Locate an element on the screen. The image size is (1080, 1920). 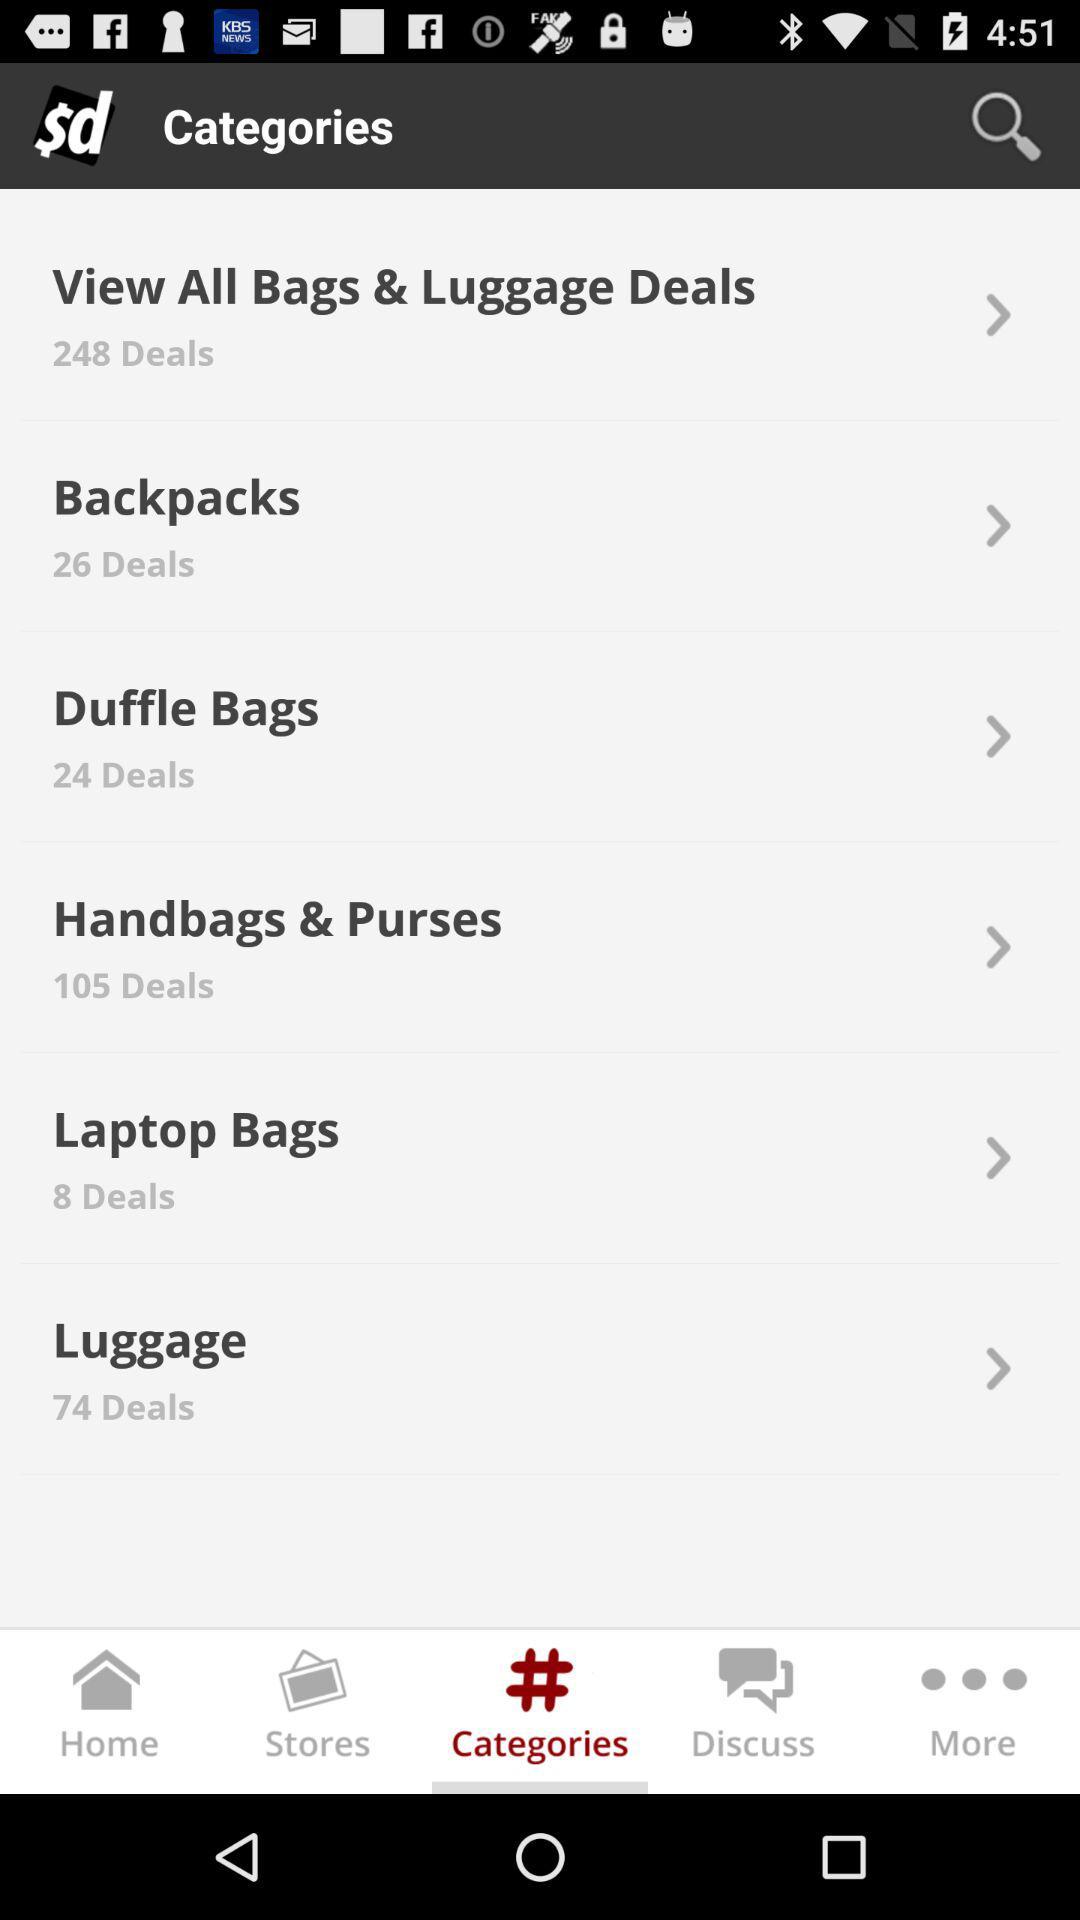
home is located at coordinates (108, 1715).